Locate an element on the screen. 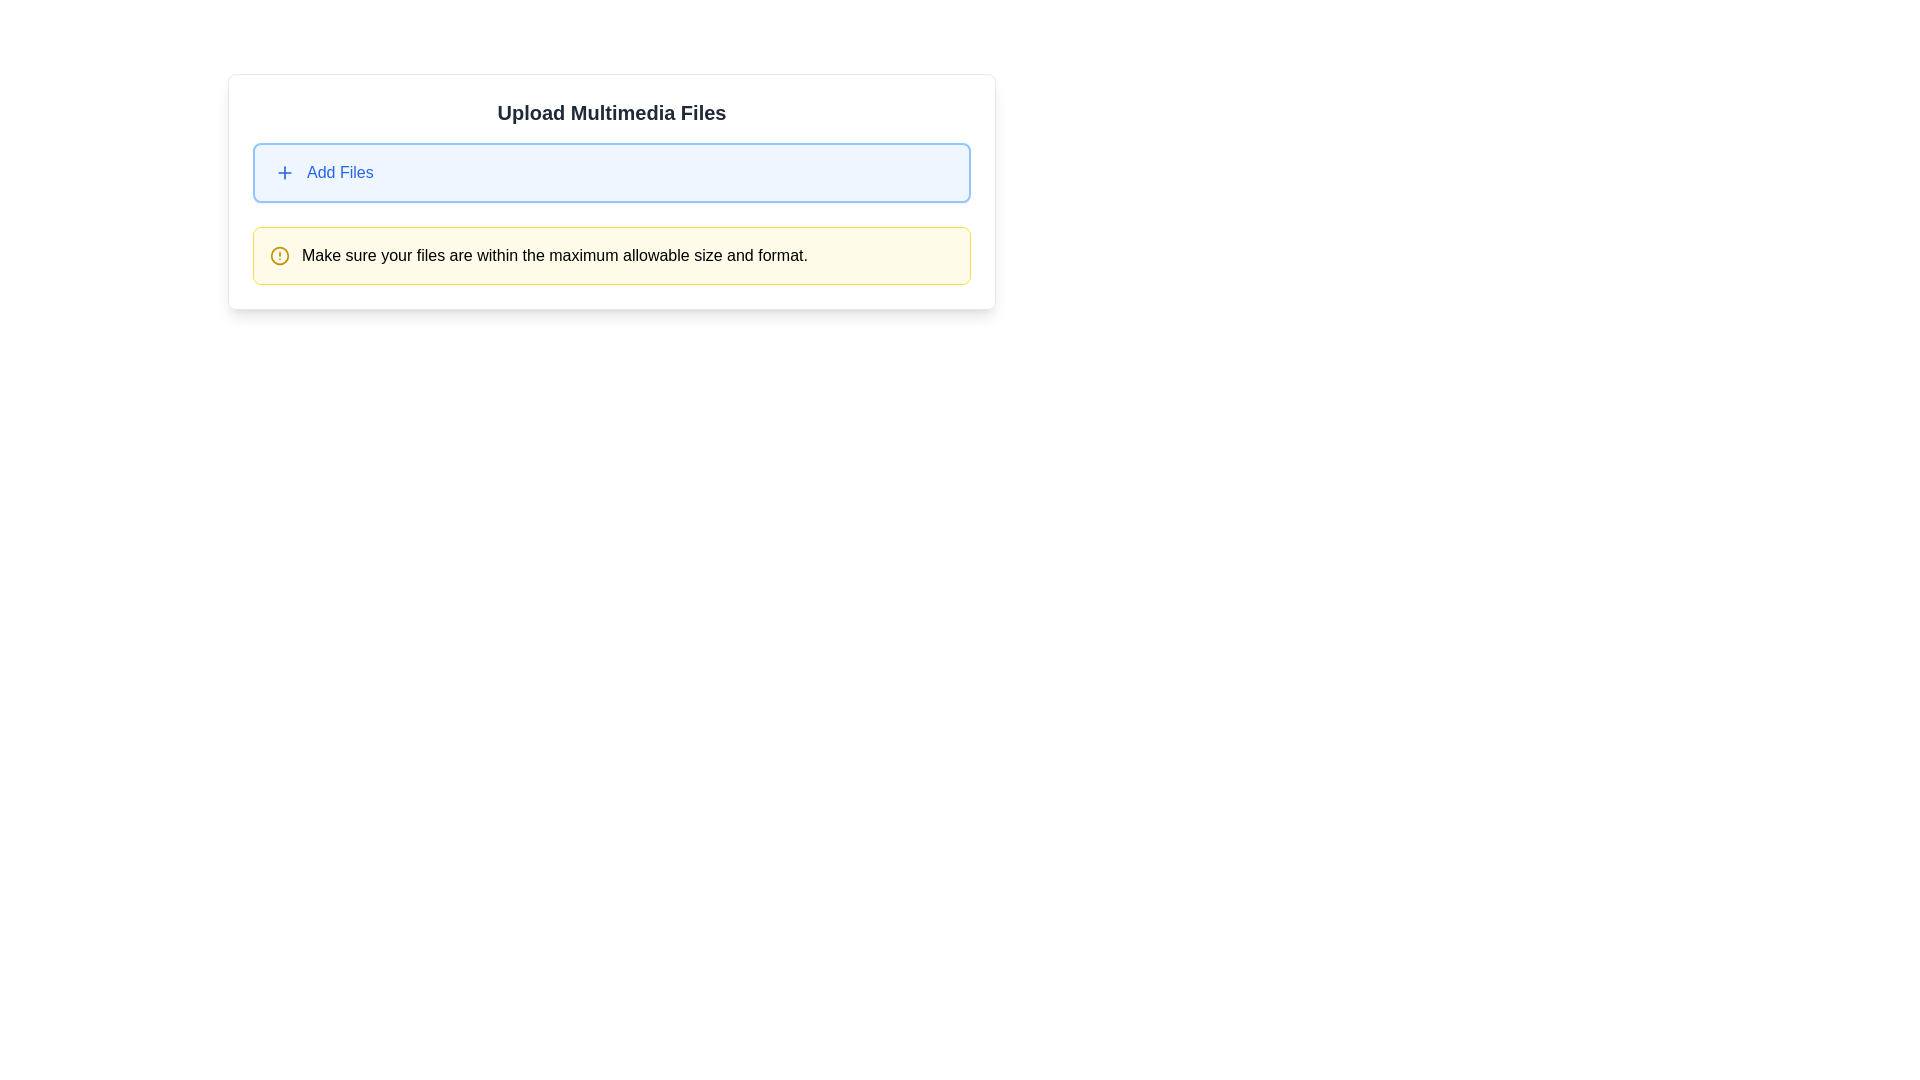  the icon inside the button with a blue border and background, located to the left of the 'Add Files' text is located at coordinates (283, 172).